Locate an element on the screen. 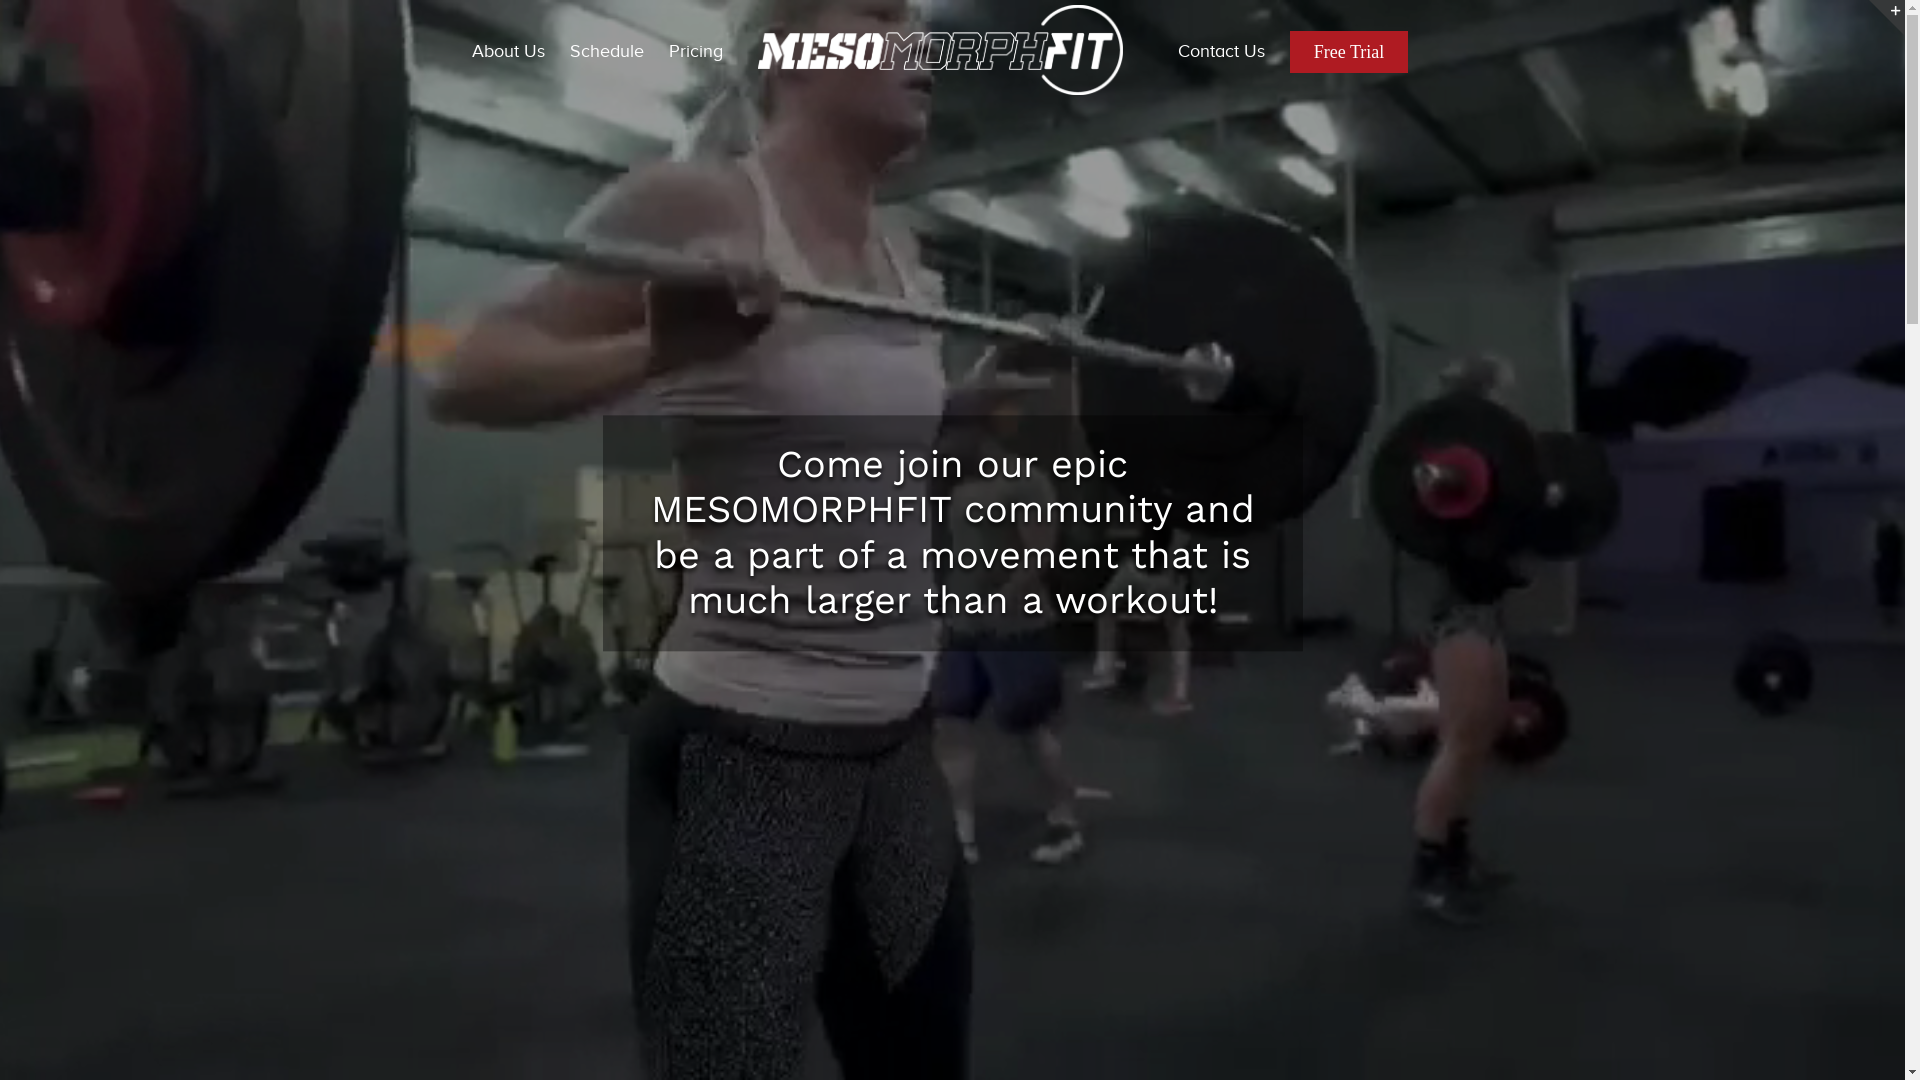  'Pricing' is located at coordinates (696, 49).